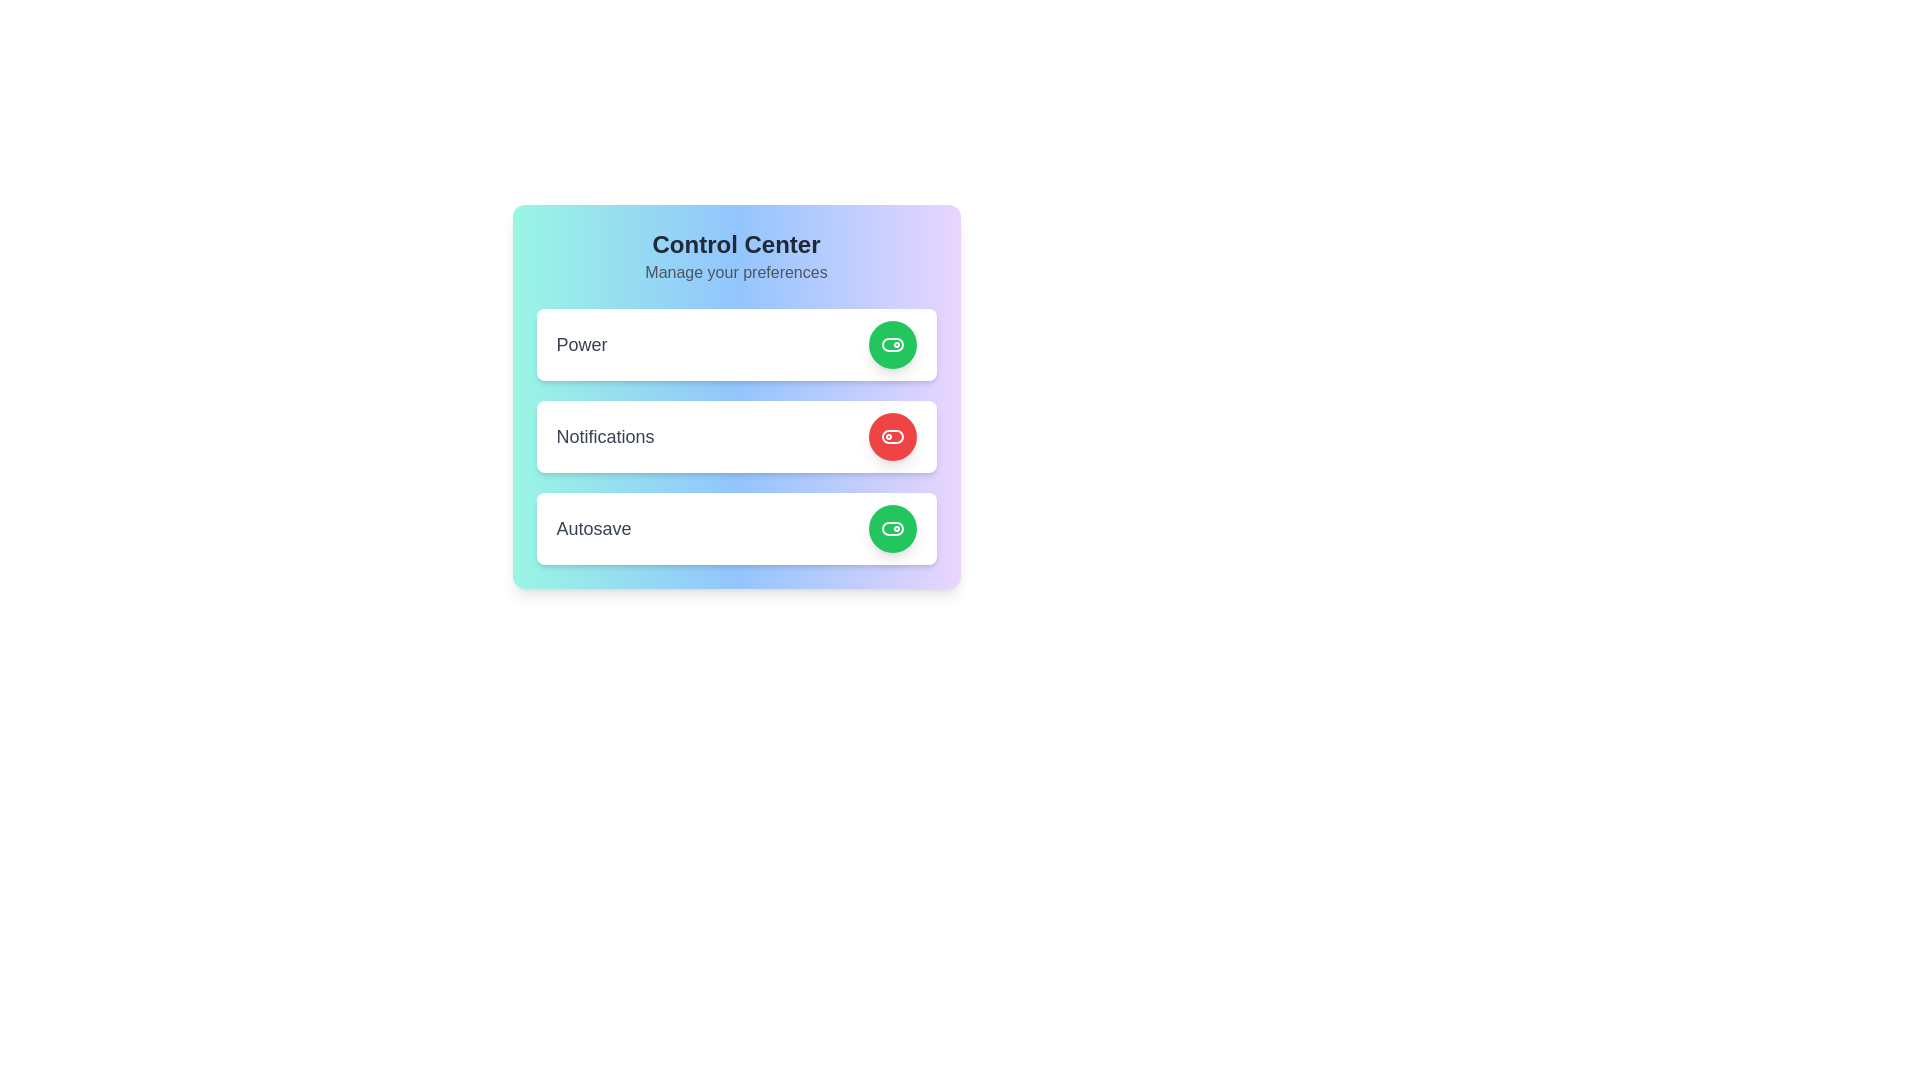  Describe the element at coordinates (891, 527) in the screenshot. I see `the button corresponding to autosave to observe its hover effect` at that location.